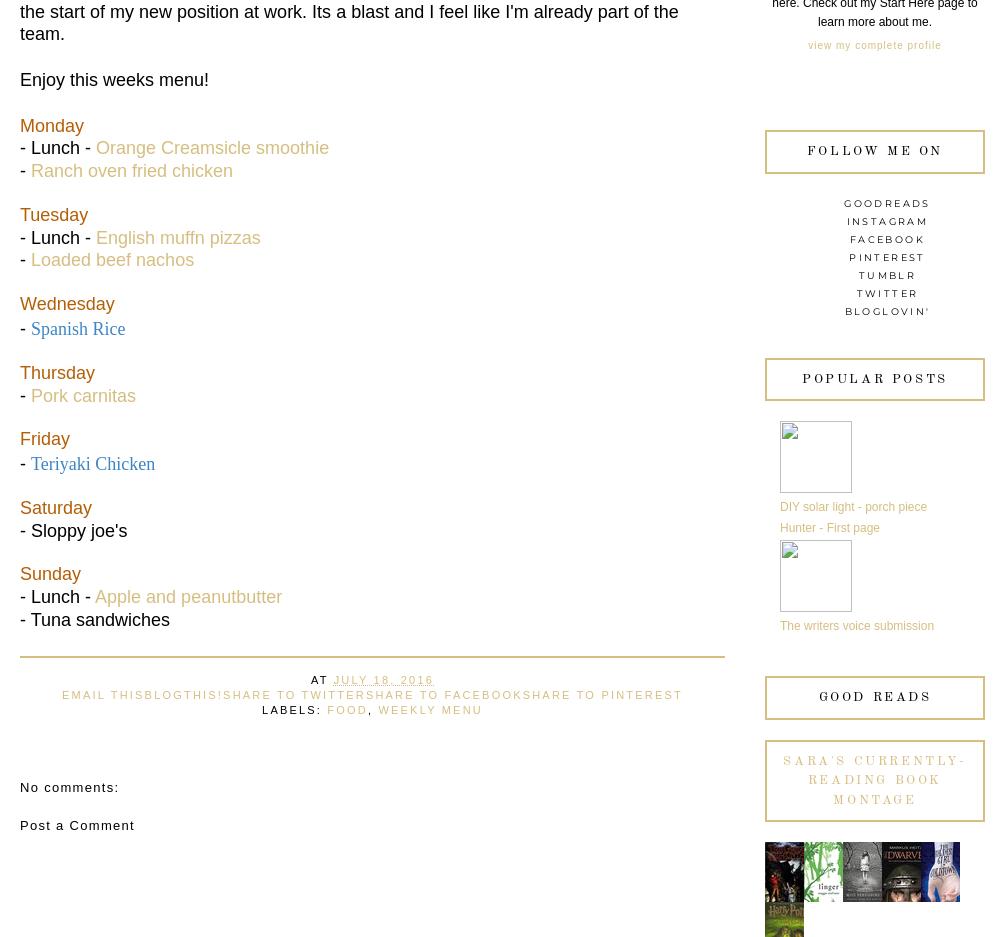 The width and height of the screenshot is (1000, 937). What do you see at coordinates (887, 256) in the screenshot?
I see `'Pinterest'` at bounding box center [887, 256].